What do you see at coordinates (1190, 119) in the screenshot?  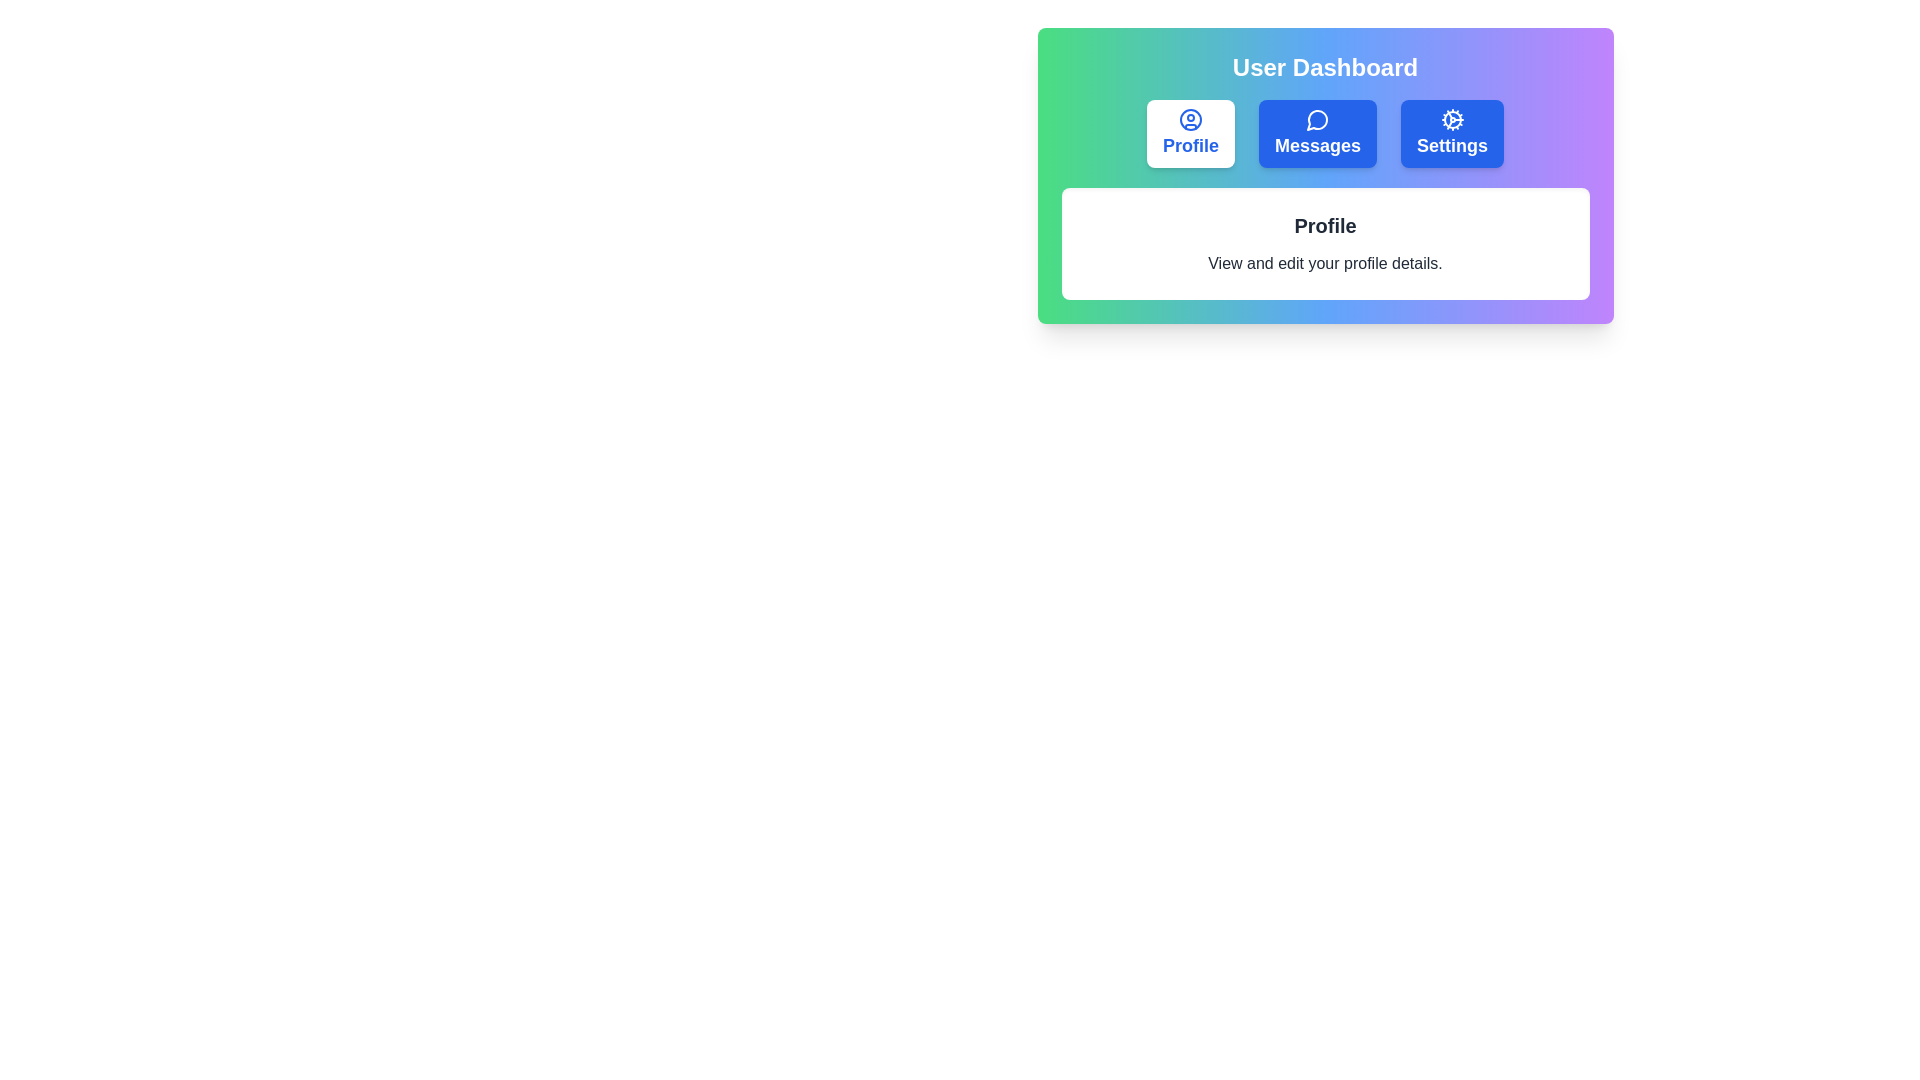 I see `the 'Profile' icon located in the first button from the left in the top row of the dashboard, which is part of a group of three buttons adjacent to 'Messages' and 'Settings'` at bounding box center [1190, 119].